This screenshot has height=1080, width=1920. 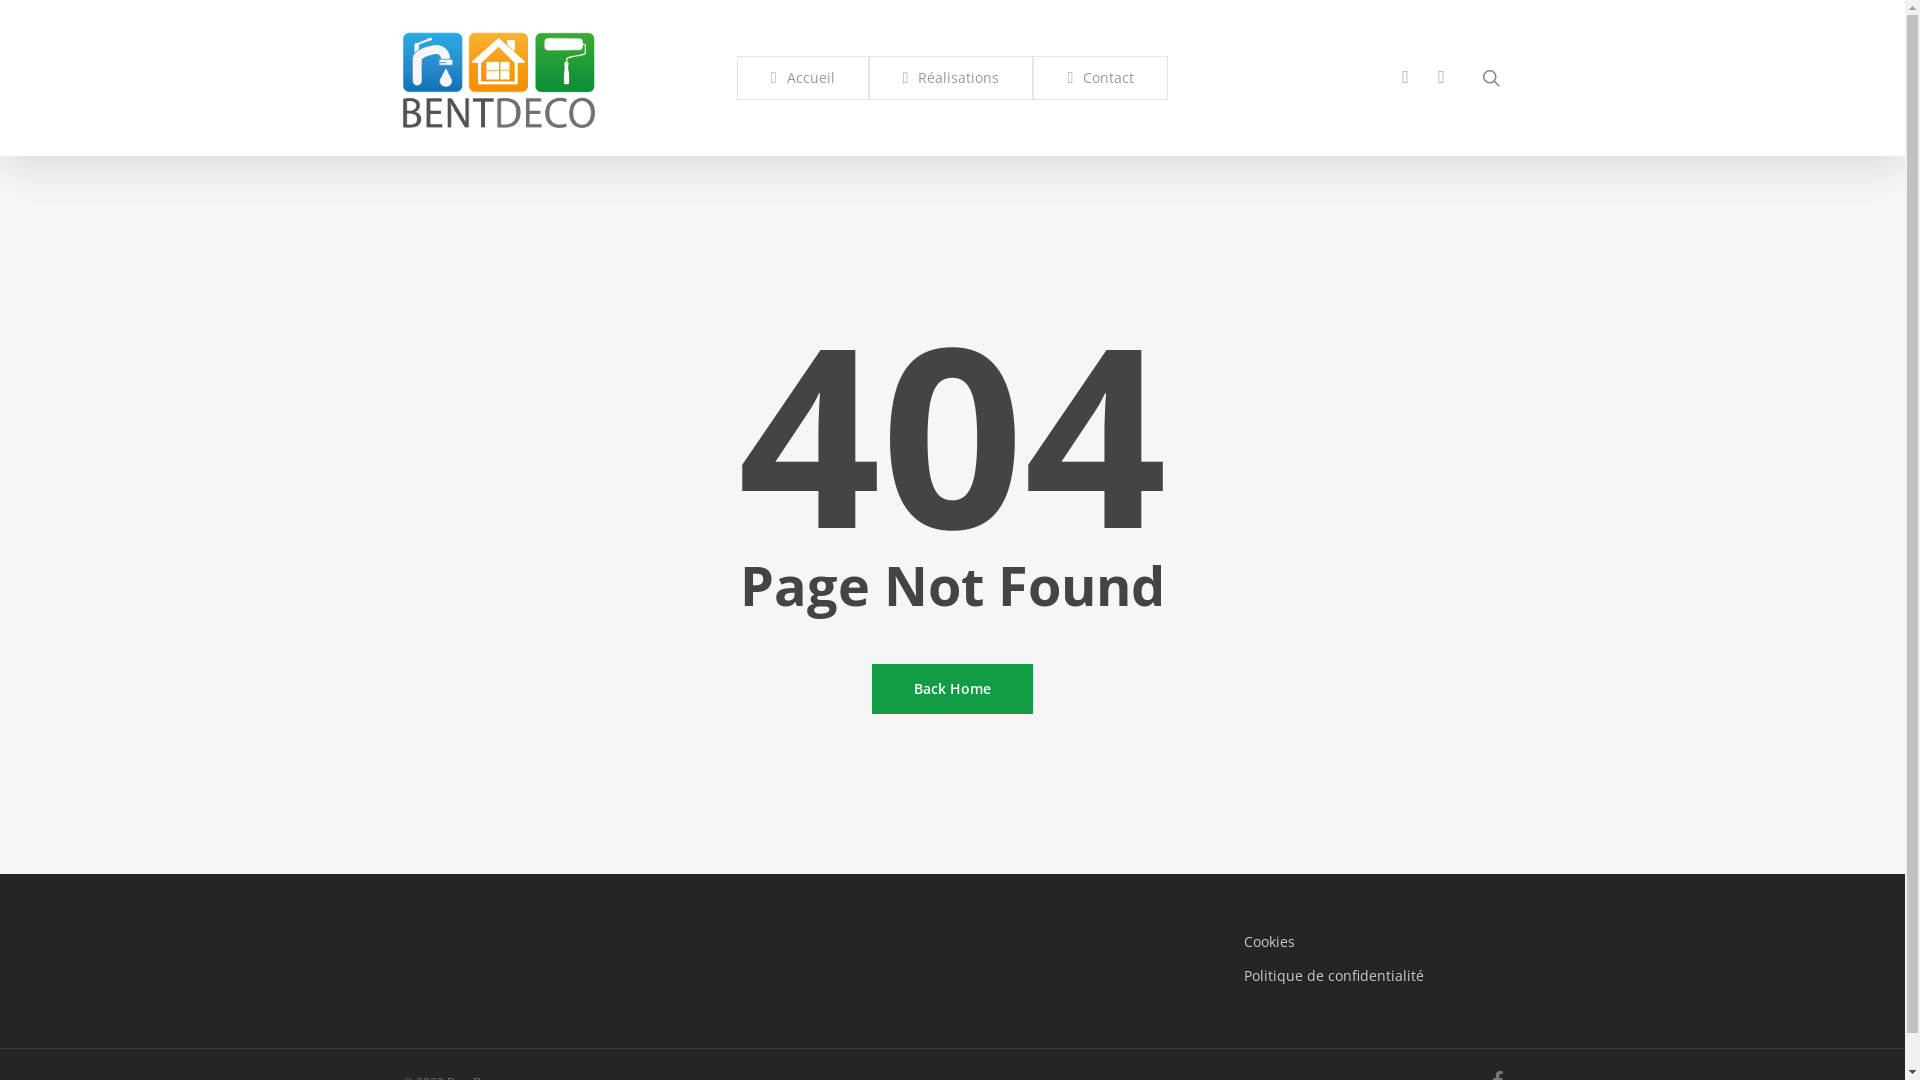 I want to click on 'Contact', so click(x=1099, y=76).